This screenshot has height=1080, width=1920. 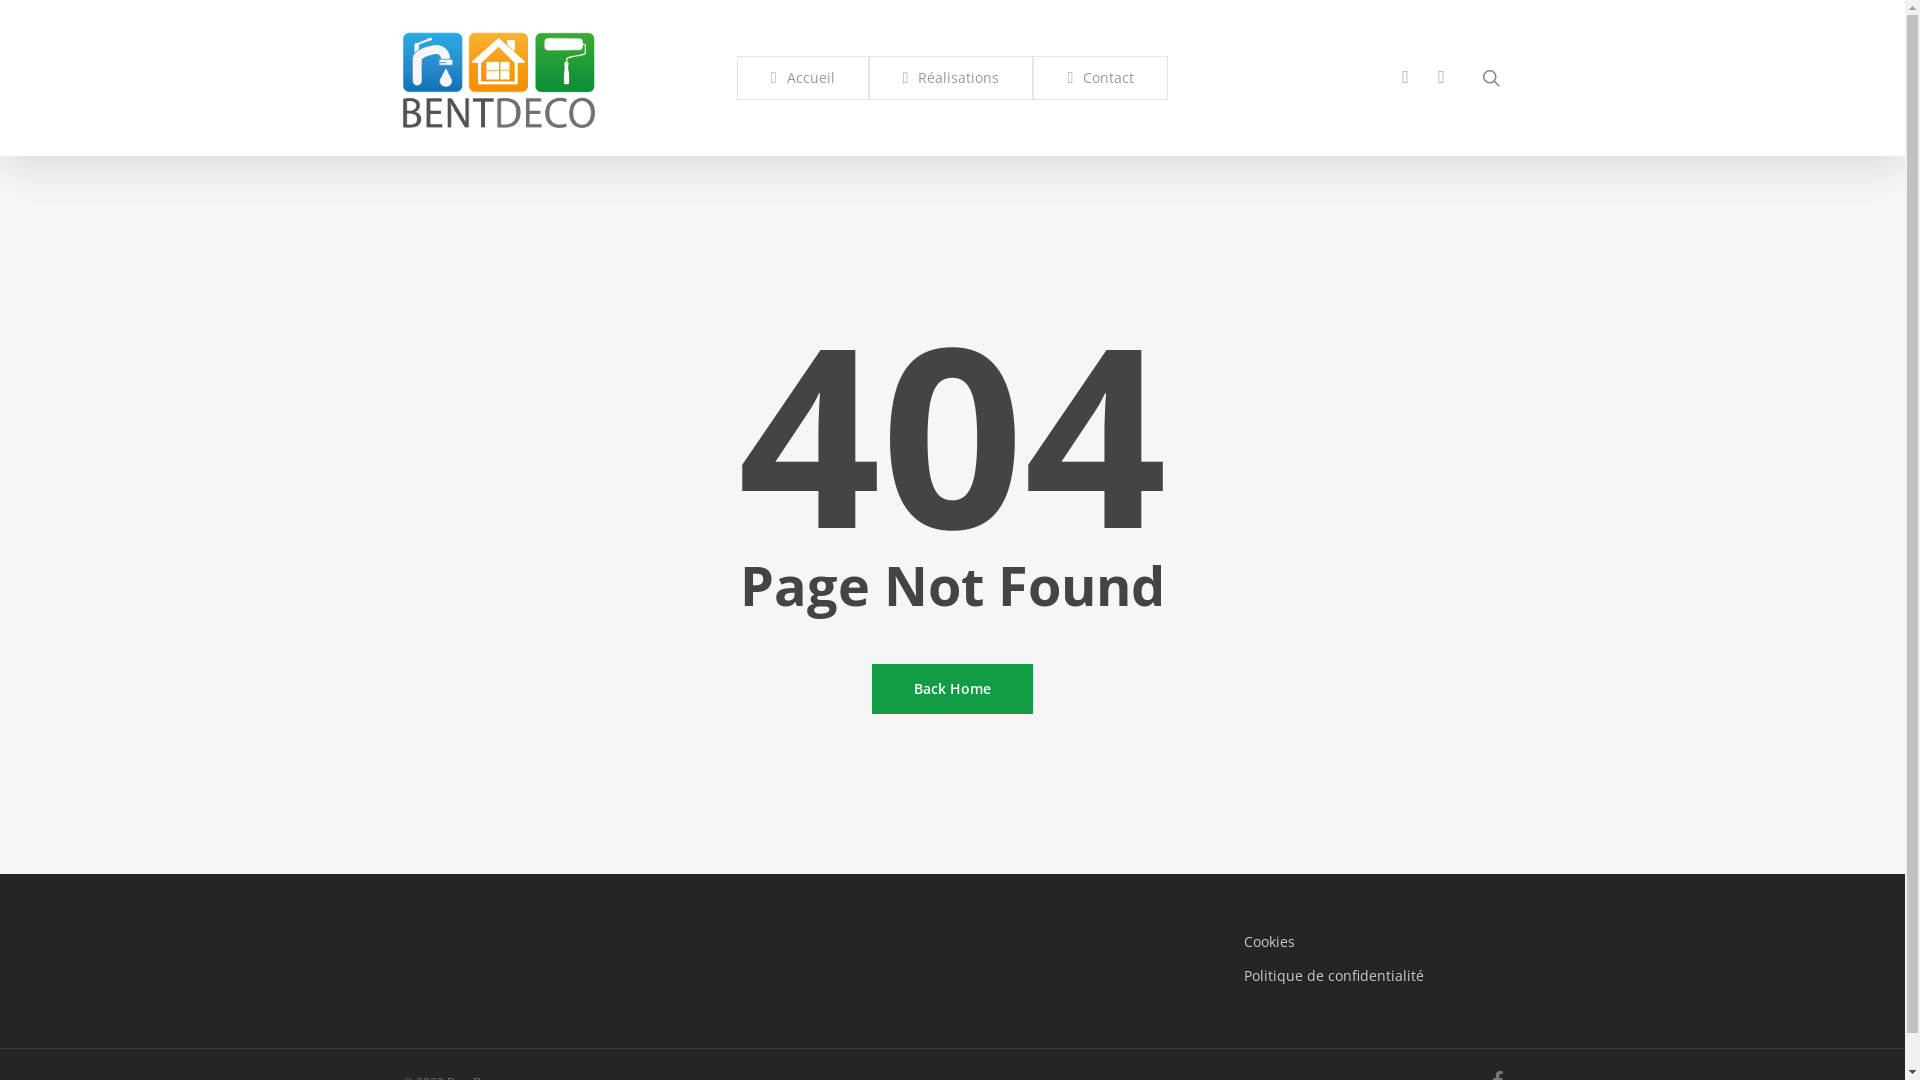 I want to click on 'Contact', so click(x=1099, y=76).